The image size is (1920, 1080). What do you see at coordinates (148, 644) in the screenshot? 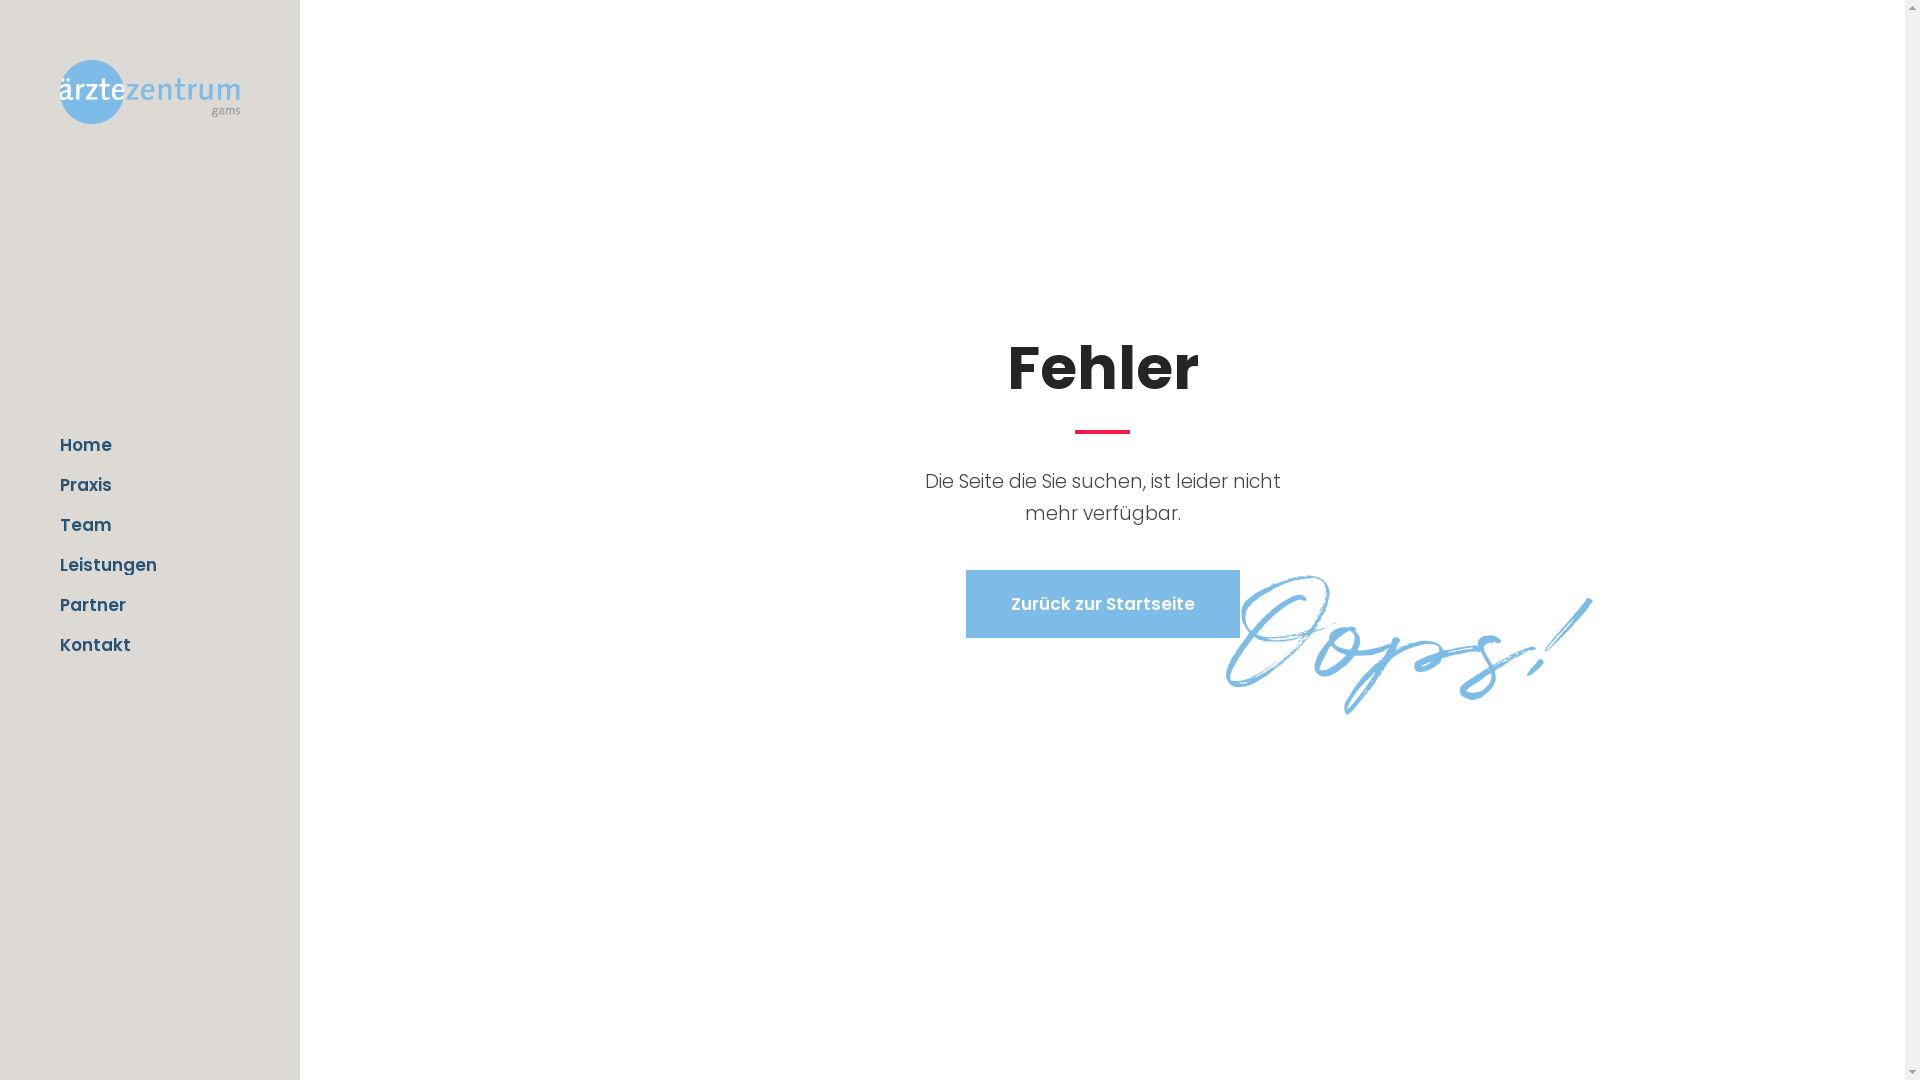
I see `'Kontakt'` at bounding box center [148, 644].